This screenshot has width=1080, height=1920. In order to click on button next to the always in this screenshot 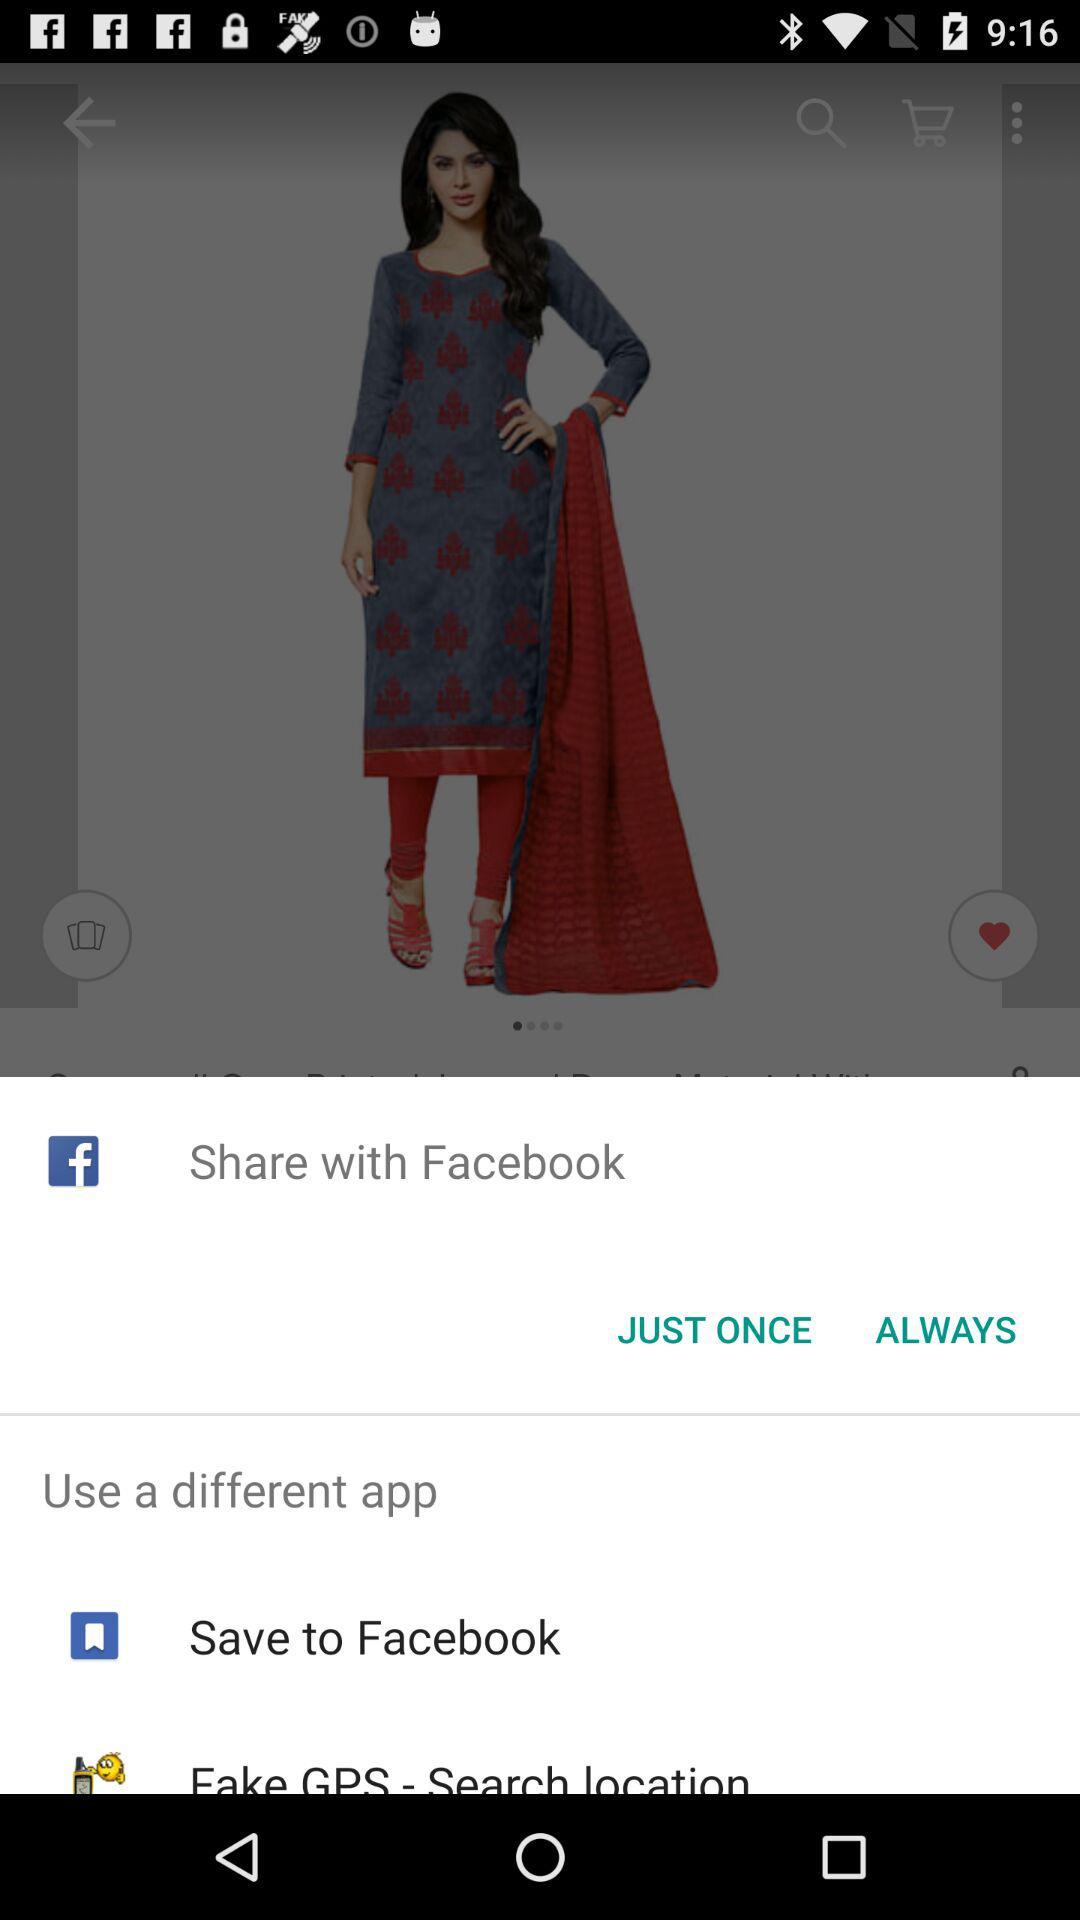, I will do `click(713, 1329)`.